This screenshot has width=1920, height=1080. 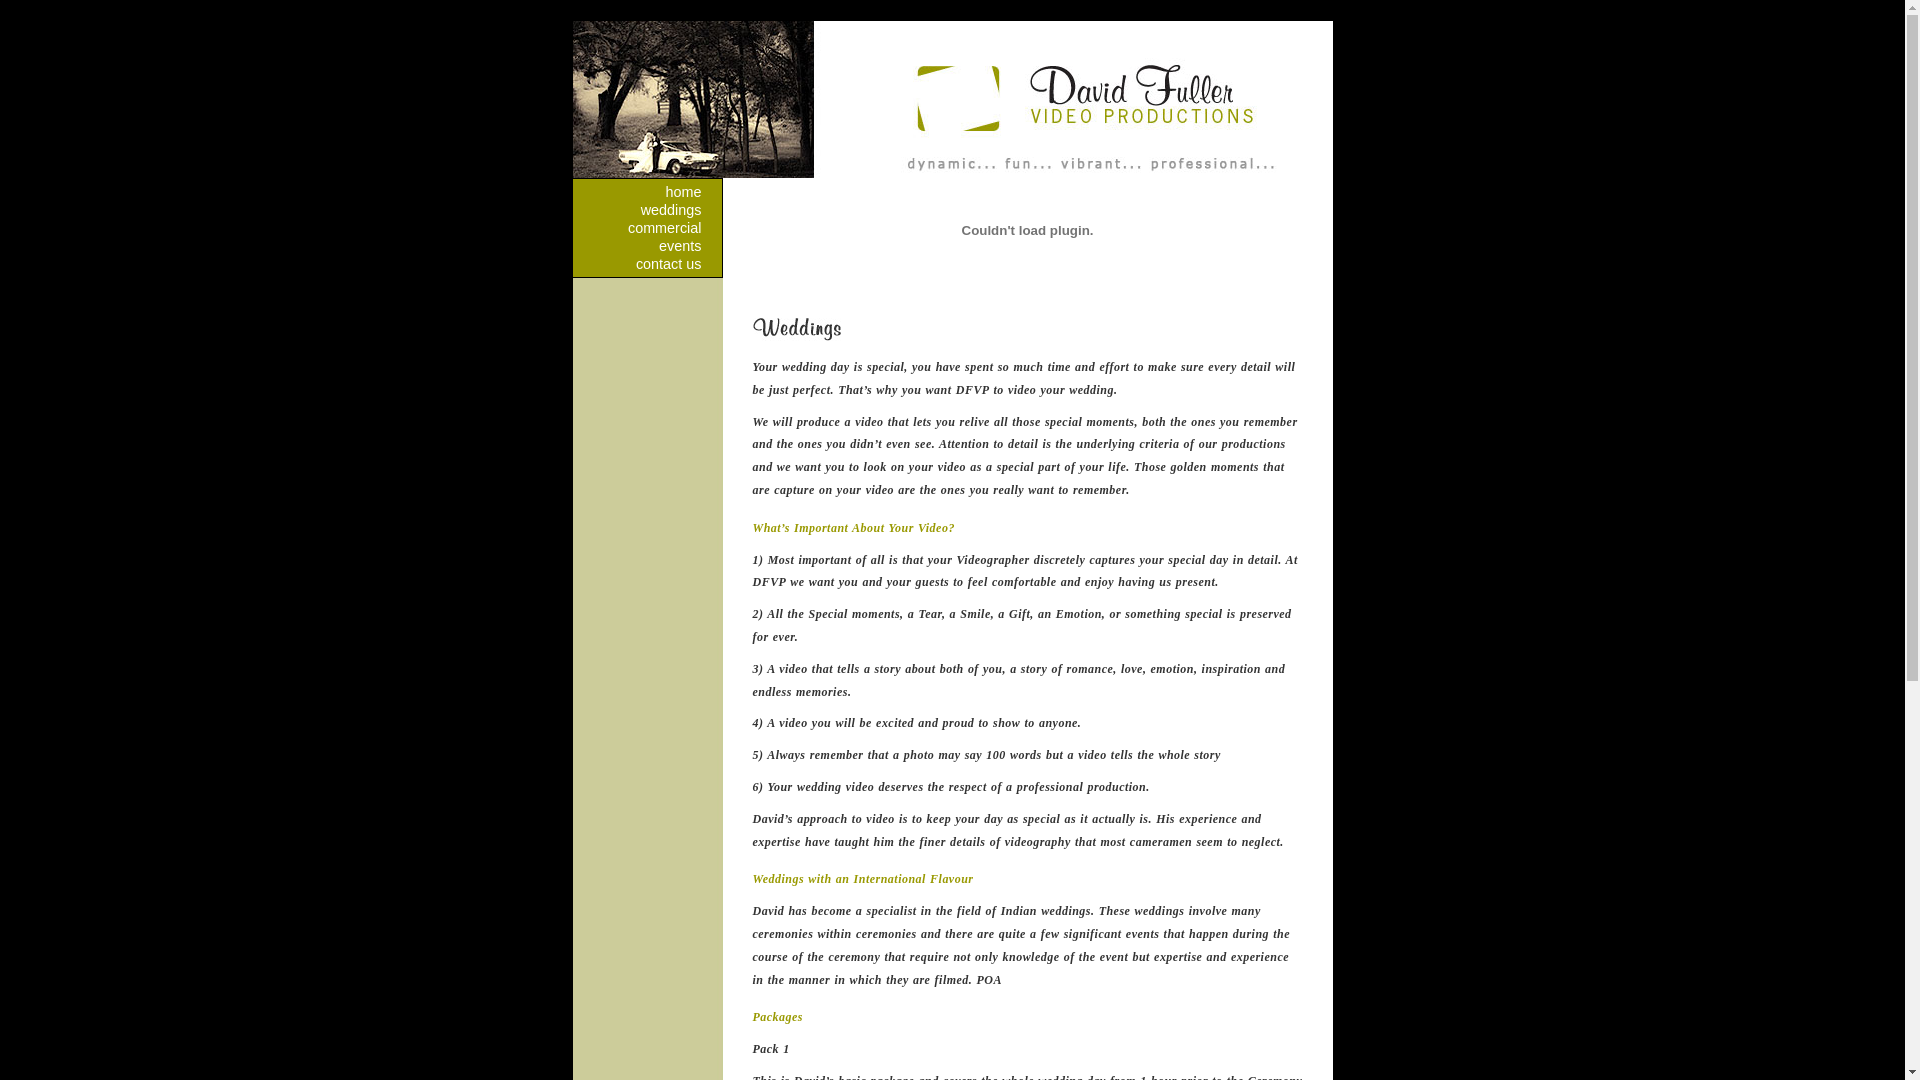 What do you see at coordinates (646, 262) in the screenshot?
I see `'contact us'` at bounding box center [646, 262].